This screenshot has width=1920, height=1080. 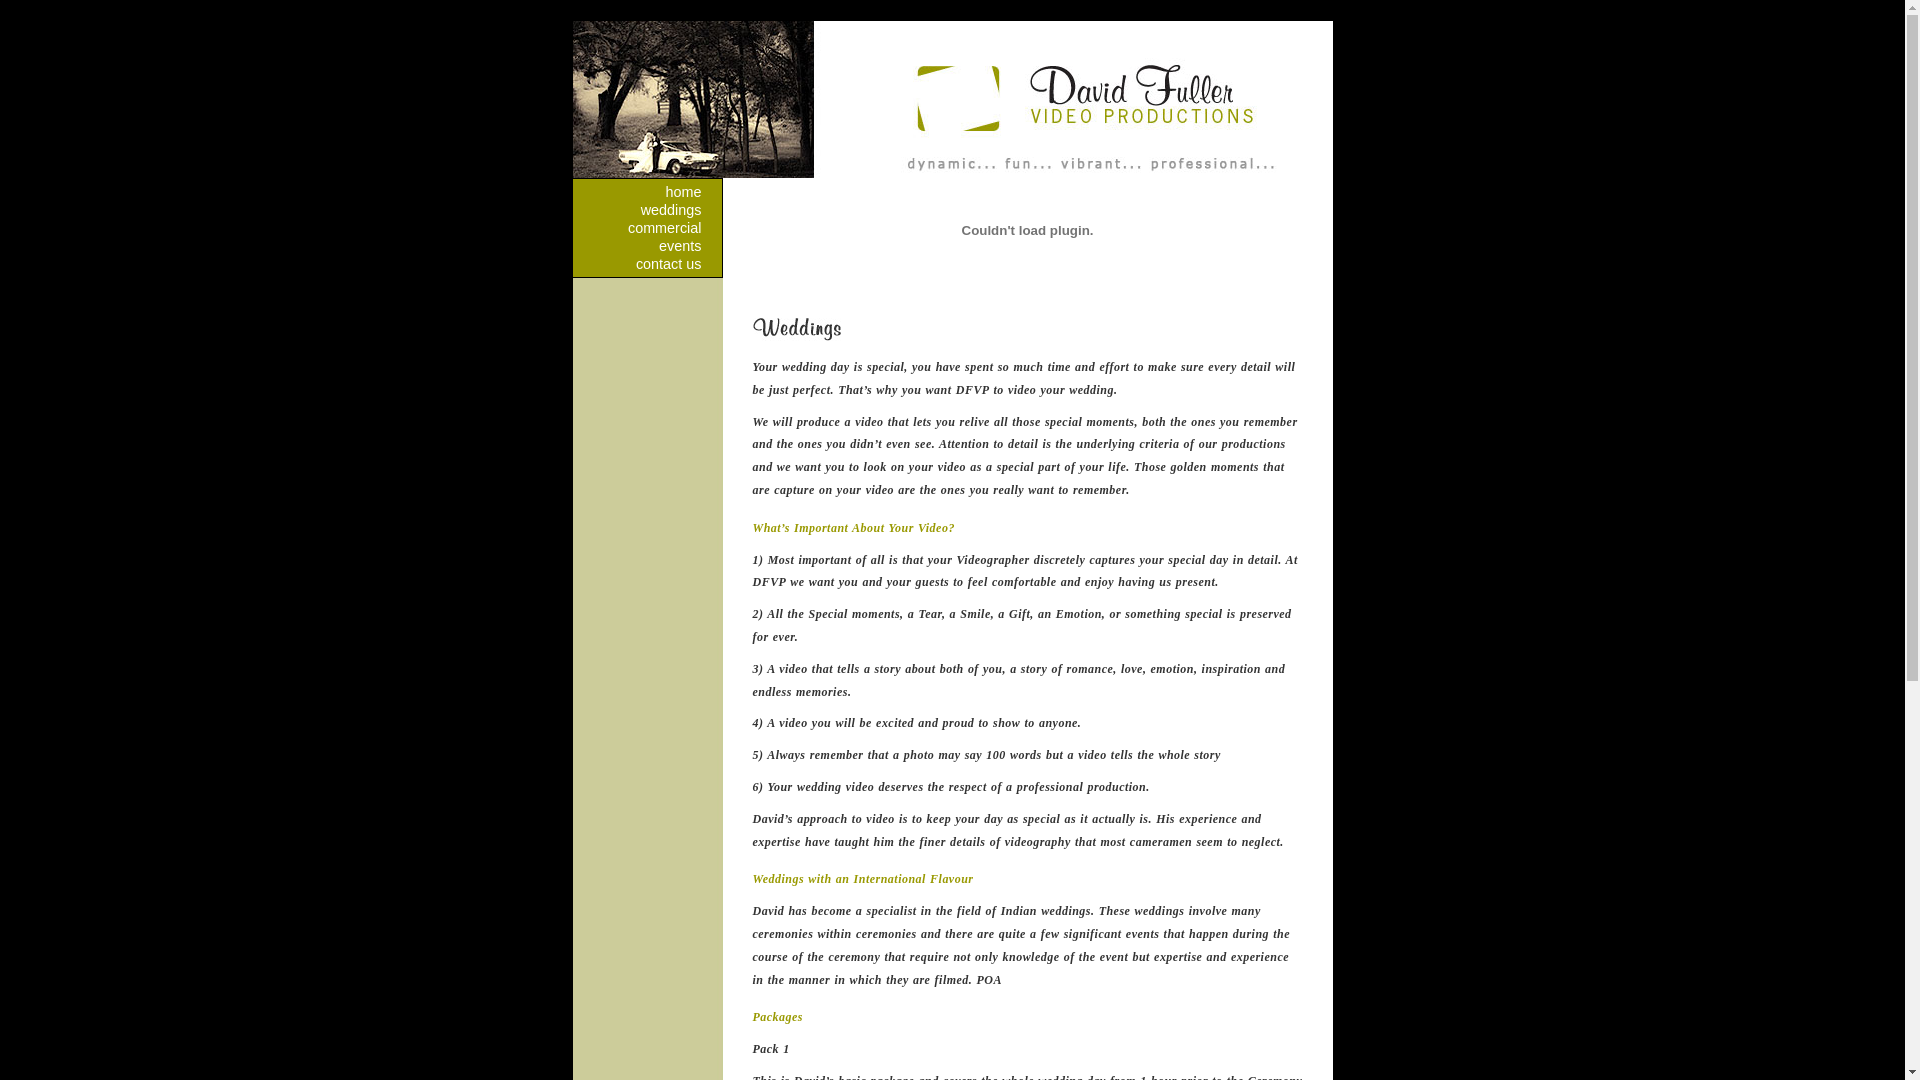 What do you see at coordinates (646, 262) in the screenshot?
I see `'contact us'` at bounding box center [646, 262].